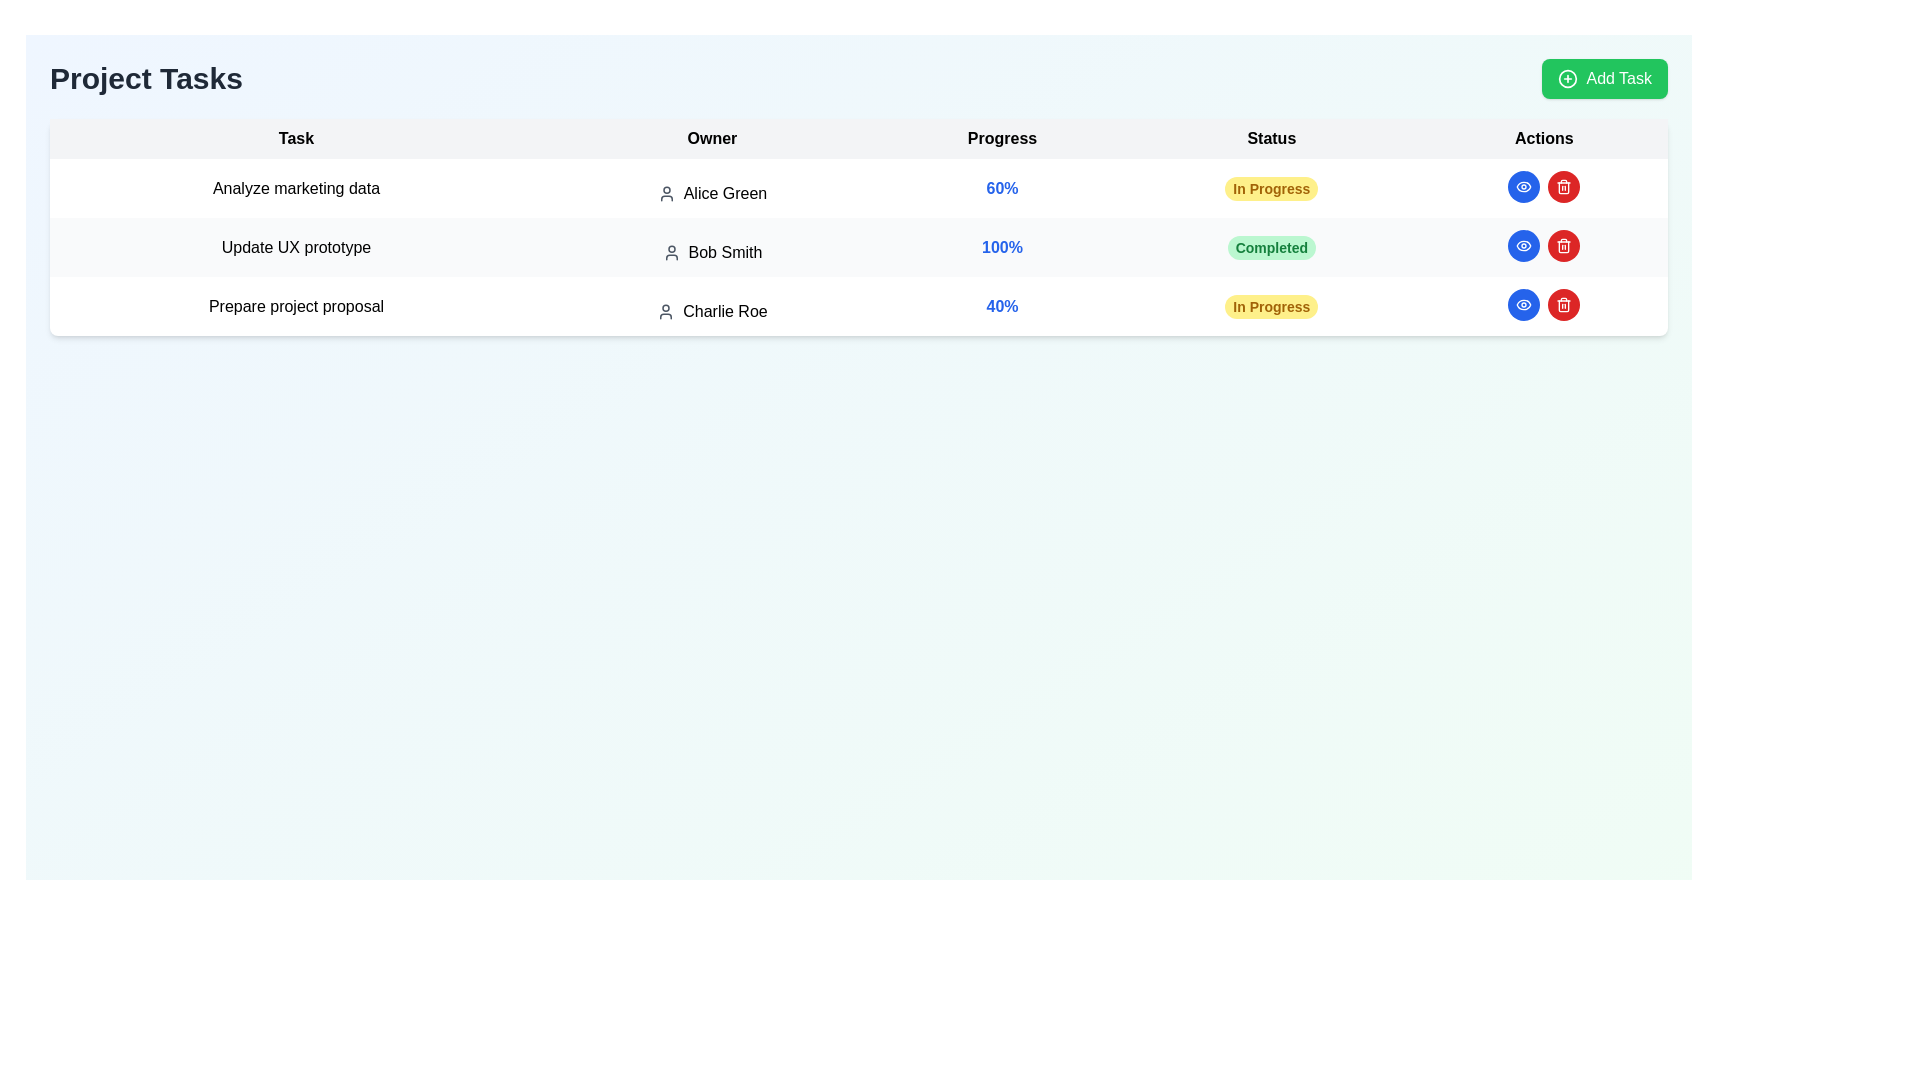  I want to click on the user icon located in the 'Owner' column of the first row, which is visually represented next to the text 'Alice Green', so click(666, 193).